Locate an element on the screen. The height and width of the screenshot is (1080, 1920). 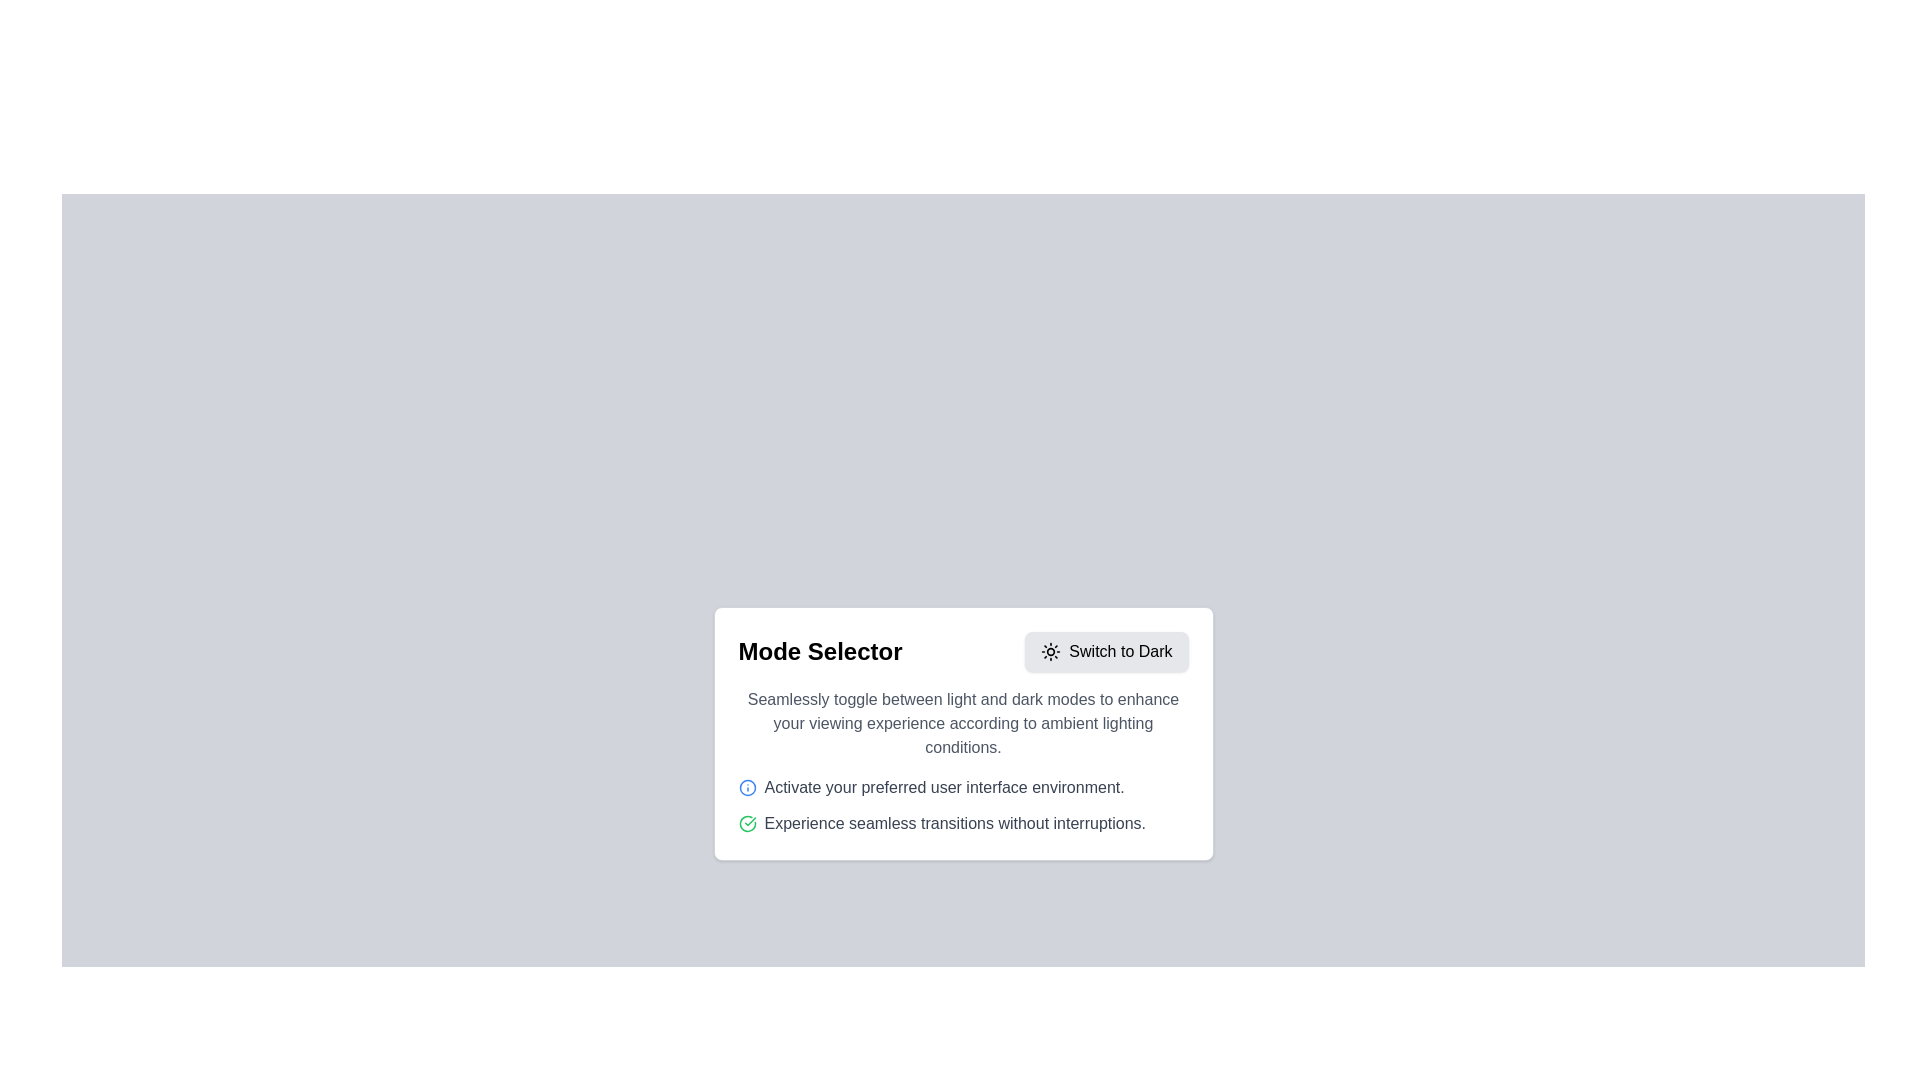
the 'Switch to Dark' button, which has a light gray background and is styled with rounded corners is located at coordinates (1105, 651).